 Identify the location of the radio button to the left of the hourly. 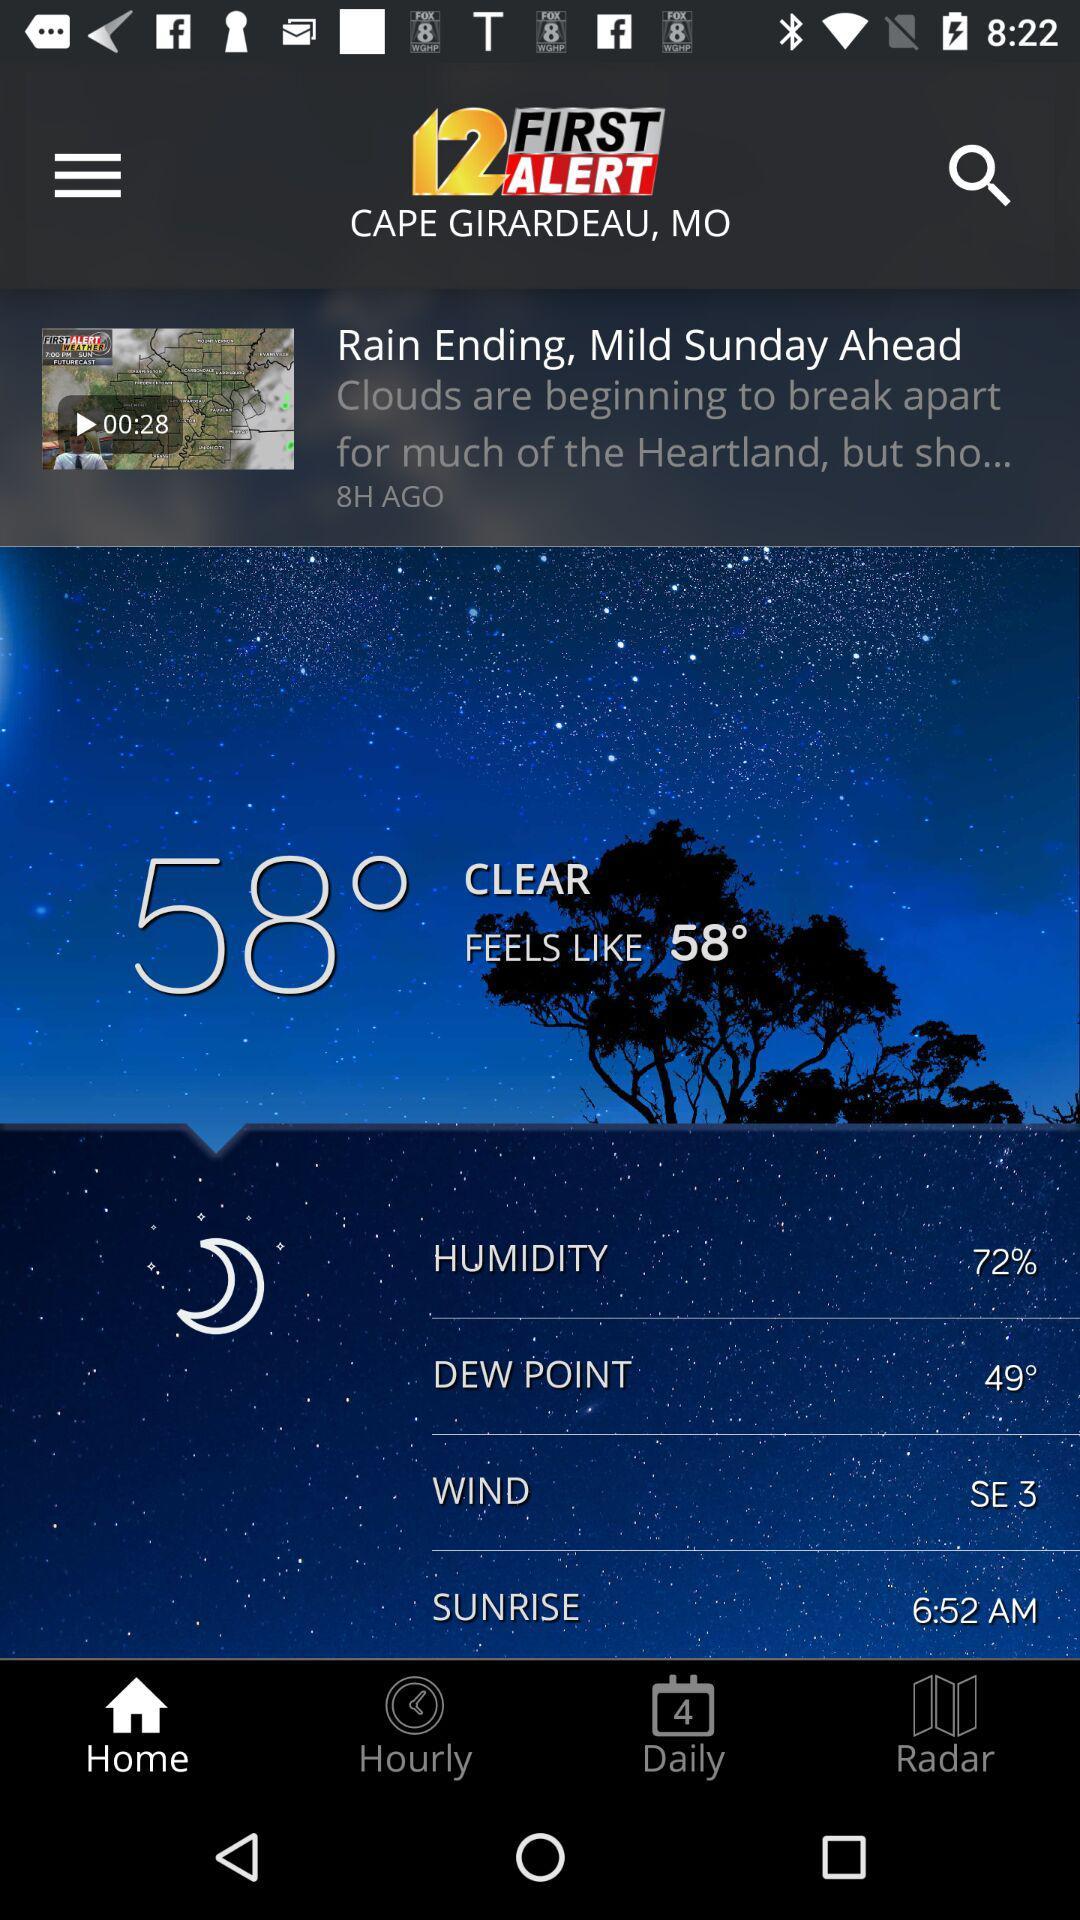
(135, 1726).